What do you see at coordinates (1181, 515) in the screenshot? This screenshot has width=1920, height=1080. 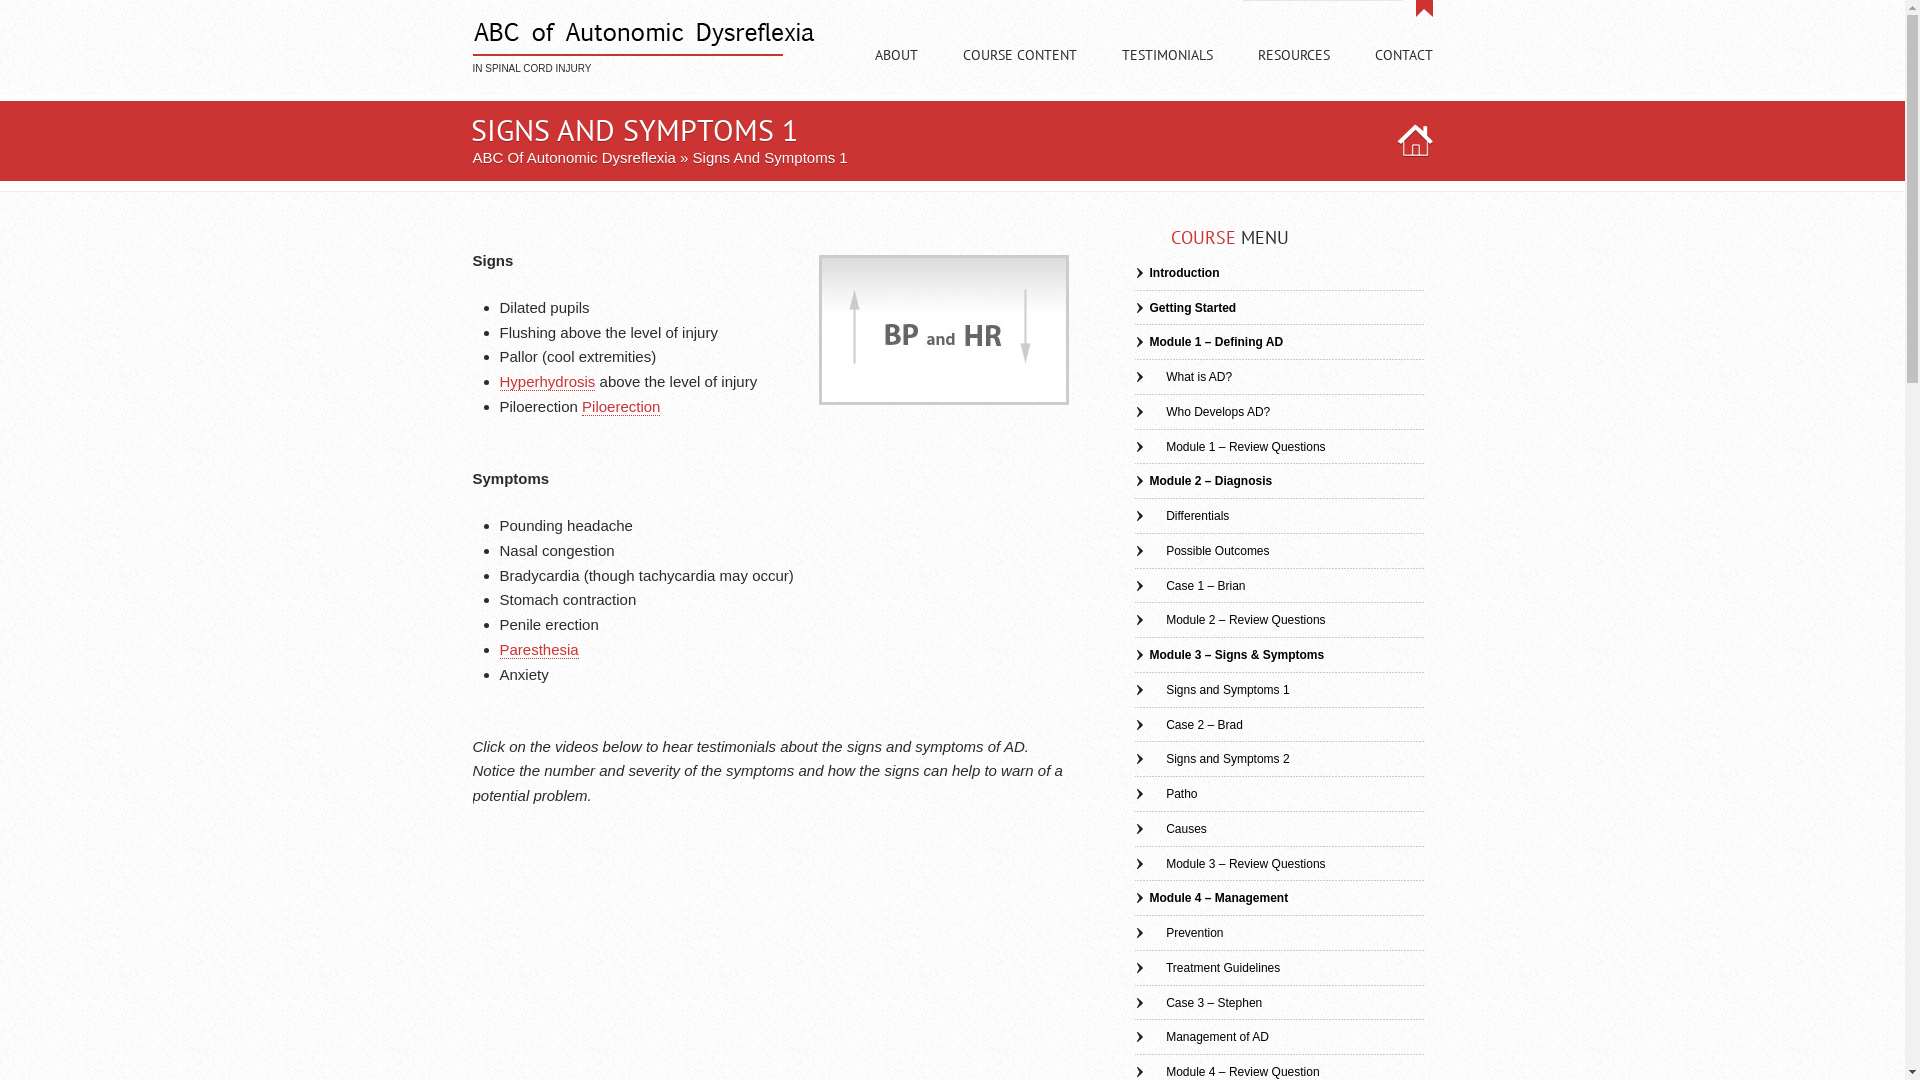 I see `'     Differentials'` at bounding box center [1181, 515].